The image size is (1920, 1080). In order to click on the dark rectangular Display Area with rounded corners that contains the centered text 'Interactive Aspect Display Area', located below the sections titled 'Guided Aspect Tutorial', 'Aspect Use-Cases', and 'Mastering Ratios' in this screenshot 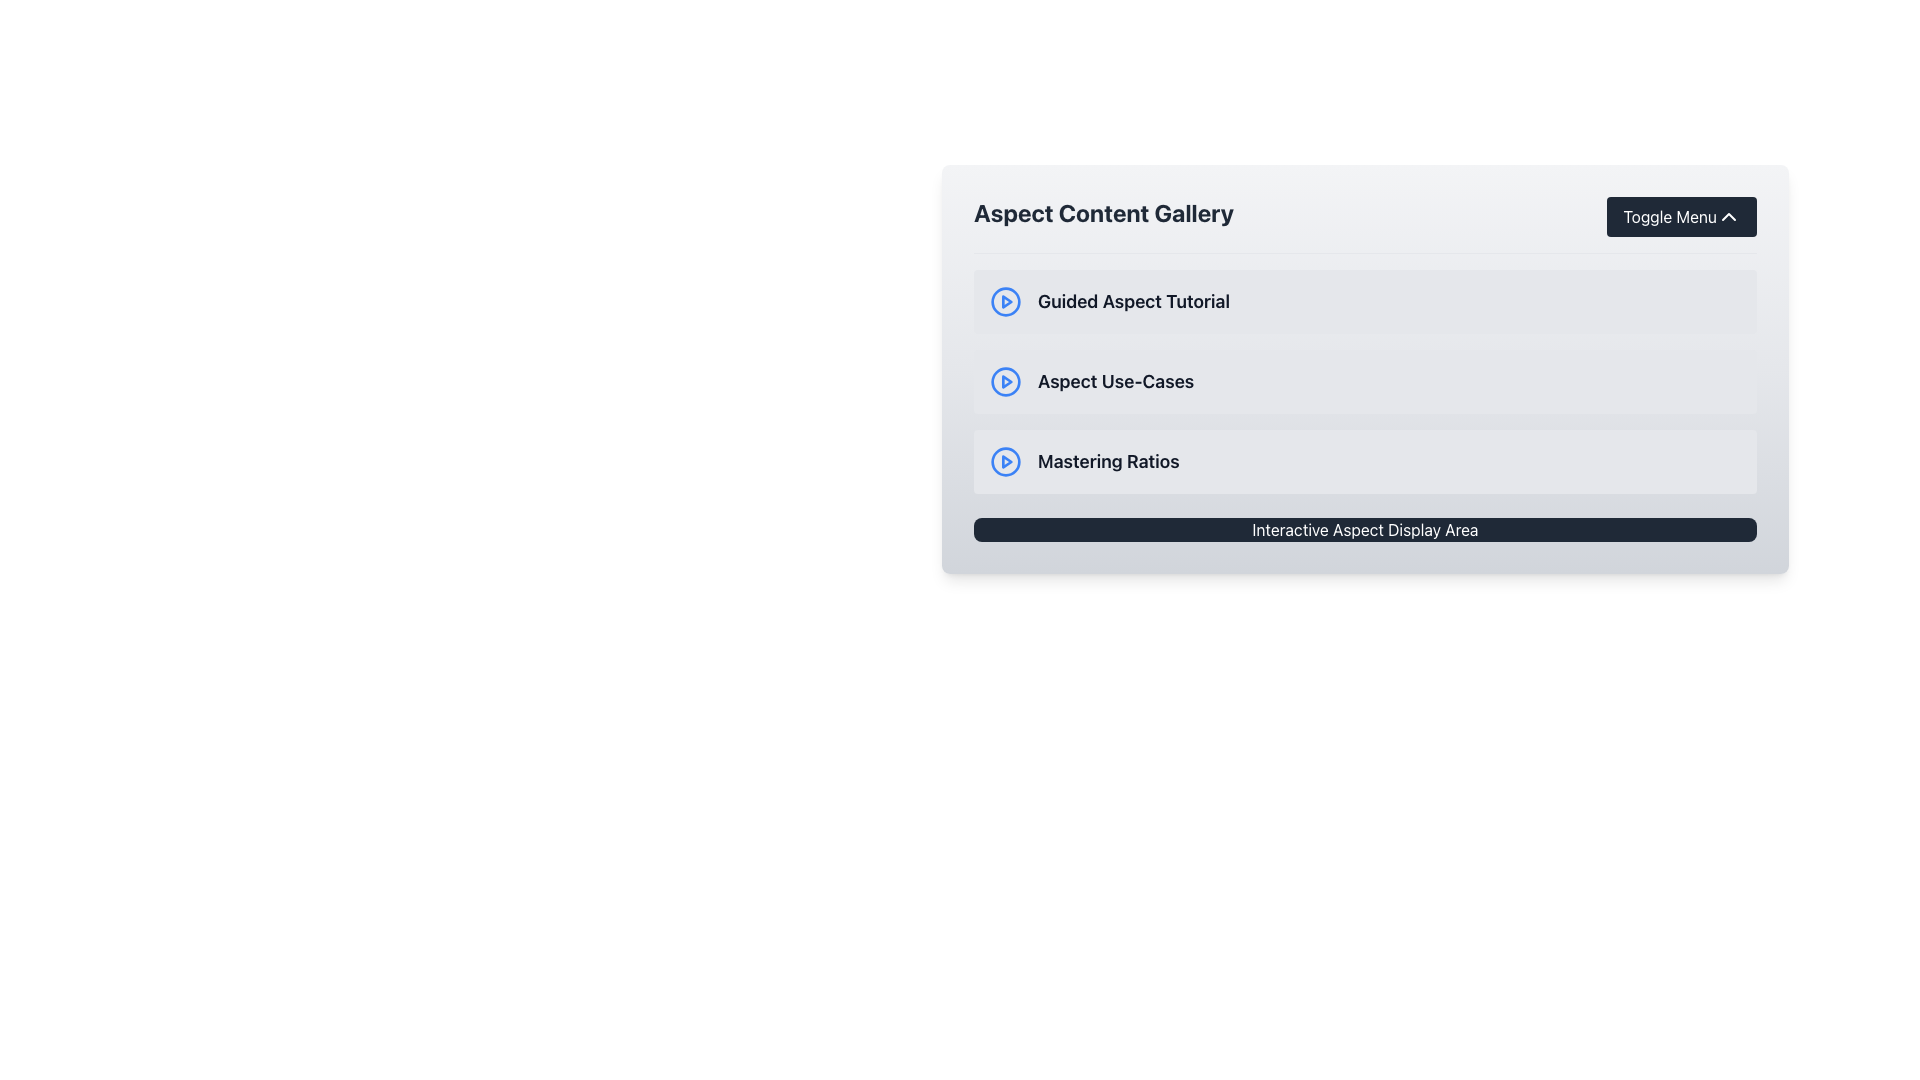, I will do `click(1364, 528)`.